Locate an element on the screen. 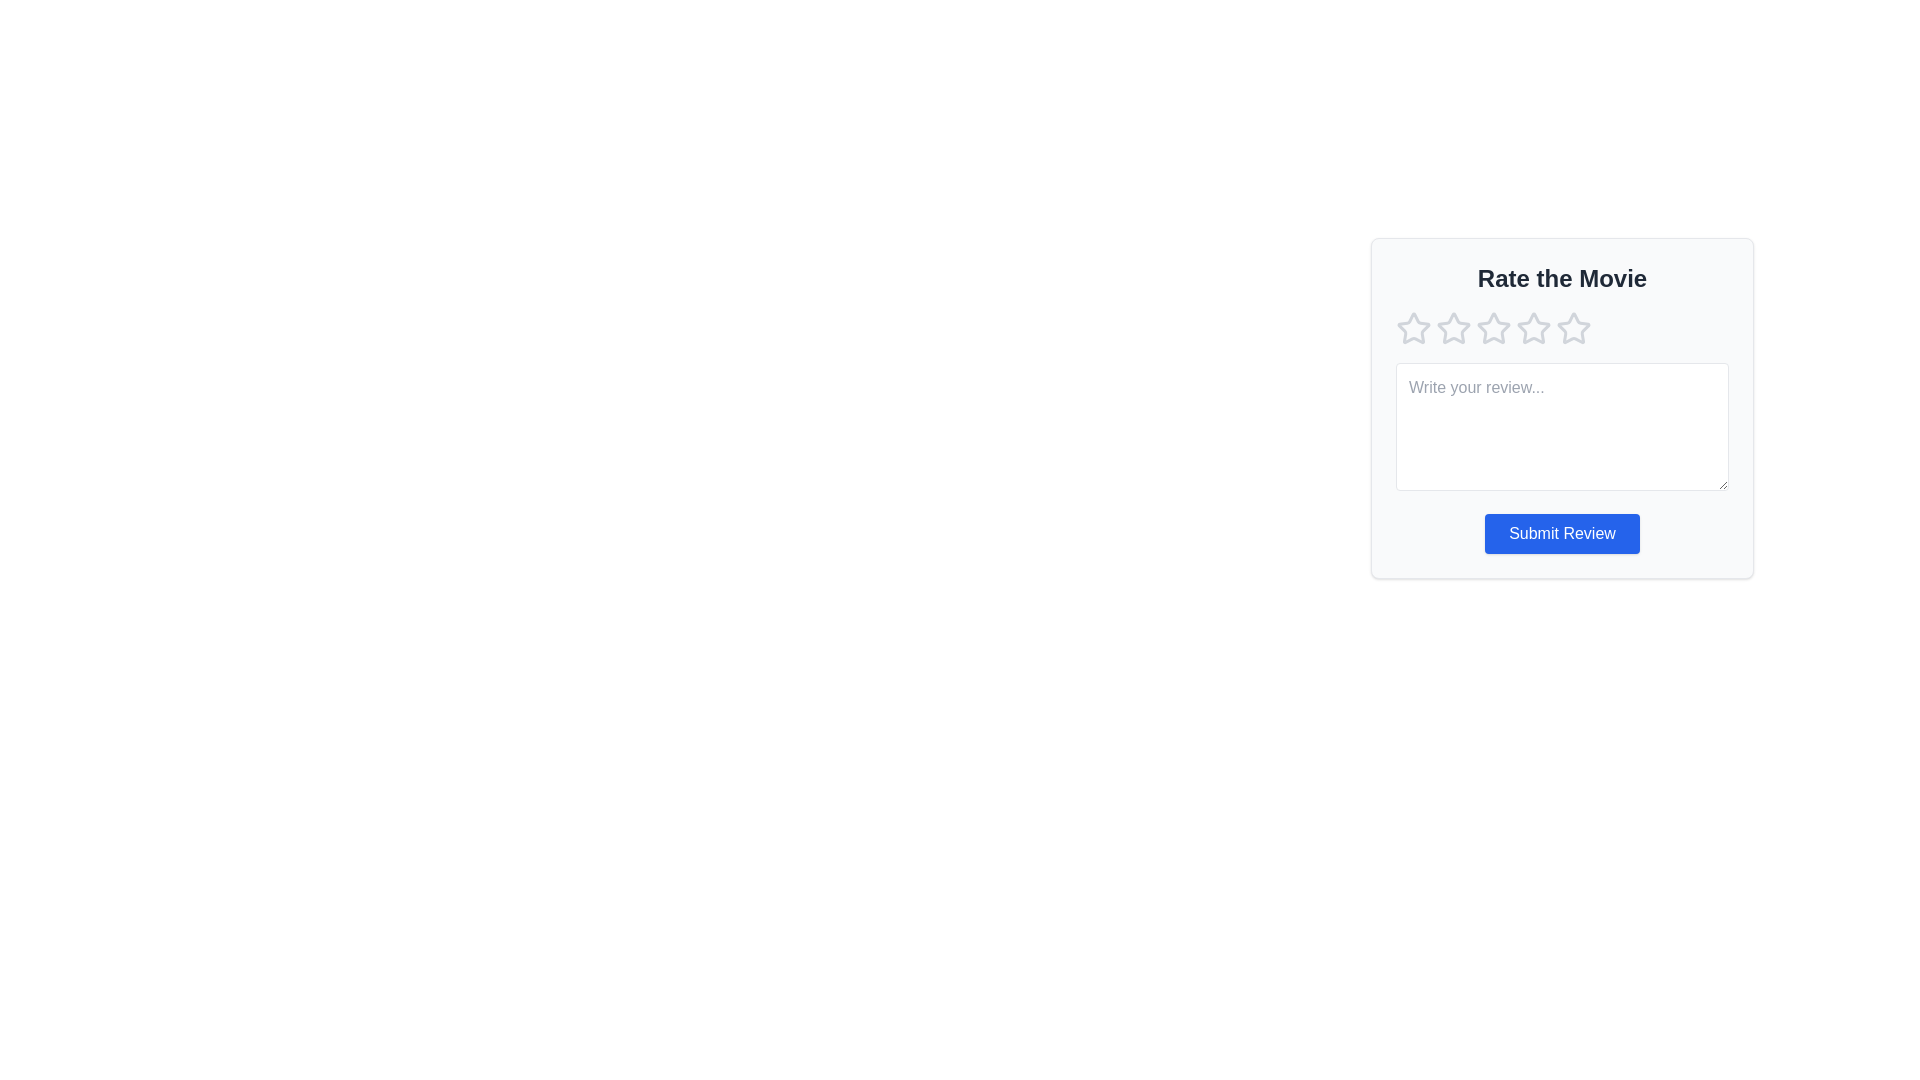 The width and height of the screenshot is (1920, 1080). the star rating to 2 by clicking on the corresponding star is located at coordinates (1454, 327).